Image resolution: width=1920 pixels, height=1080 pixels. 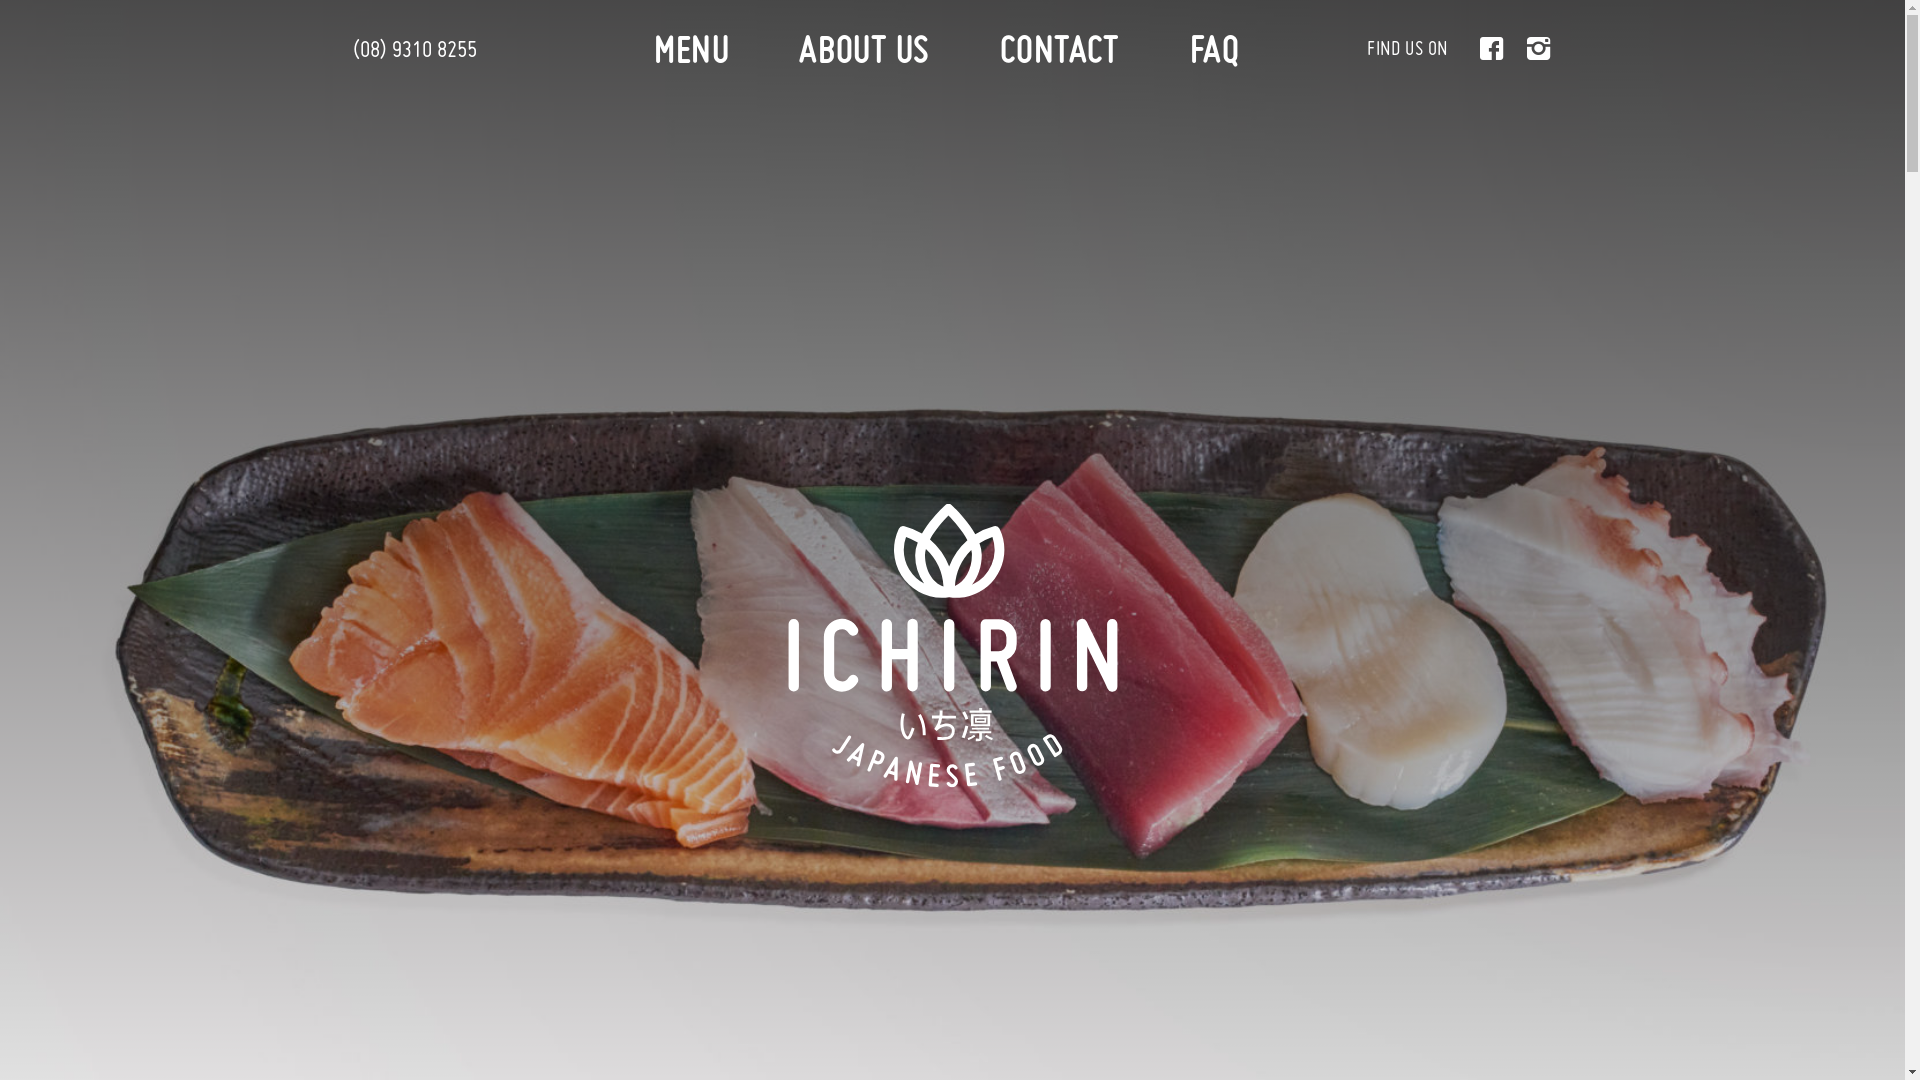 What do you see at coordinates (691, 53) in the screenshot?
I see `'MENU'` at bounding box center [691, 53].